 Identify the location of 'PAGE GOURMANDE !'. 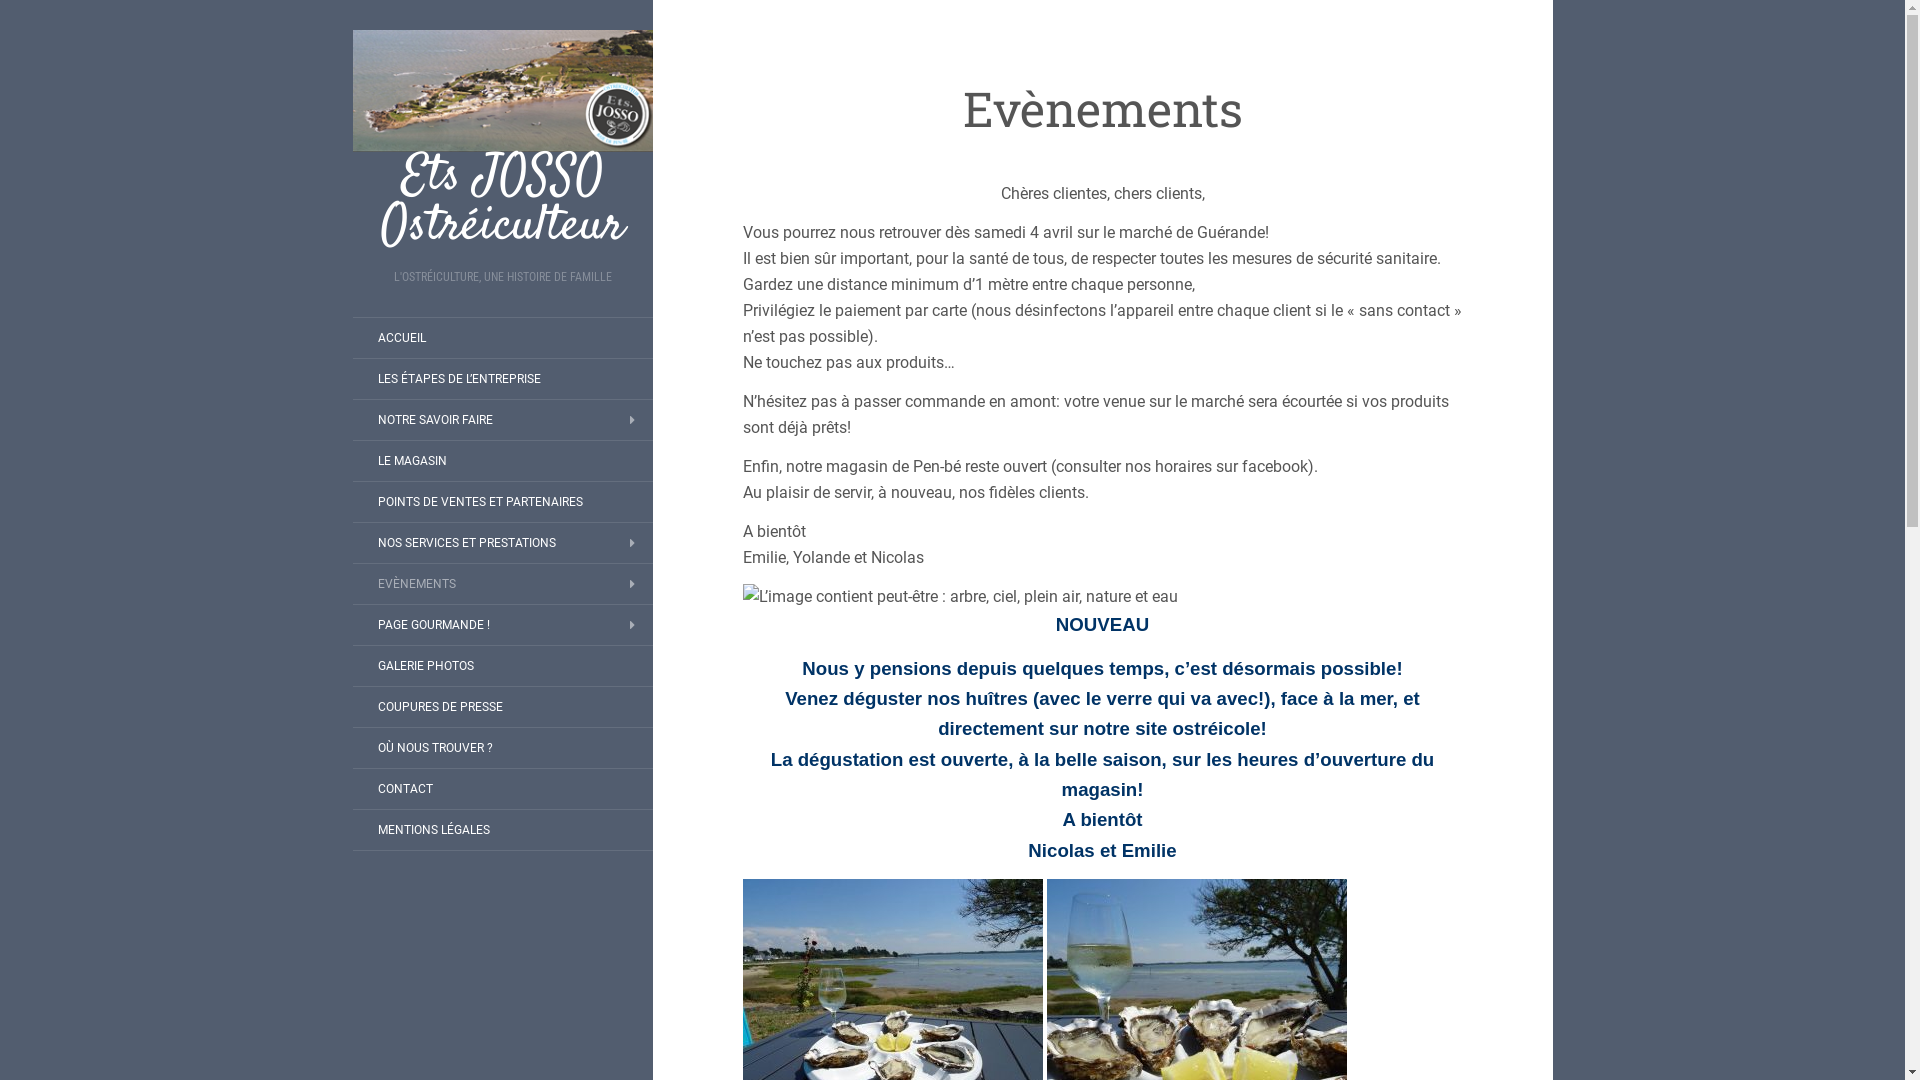
(431, 623).